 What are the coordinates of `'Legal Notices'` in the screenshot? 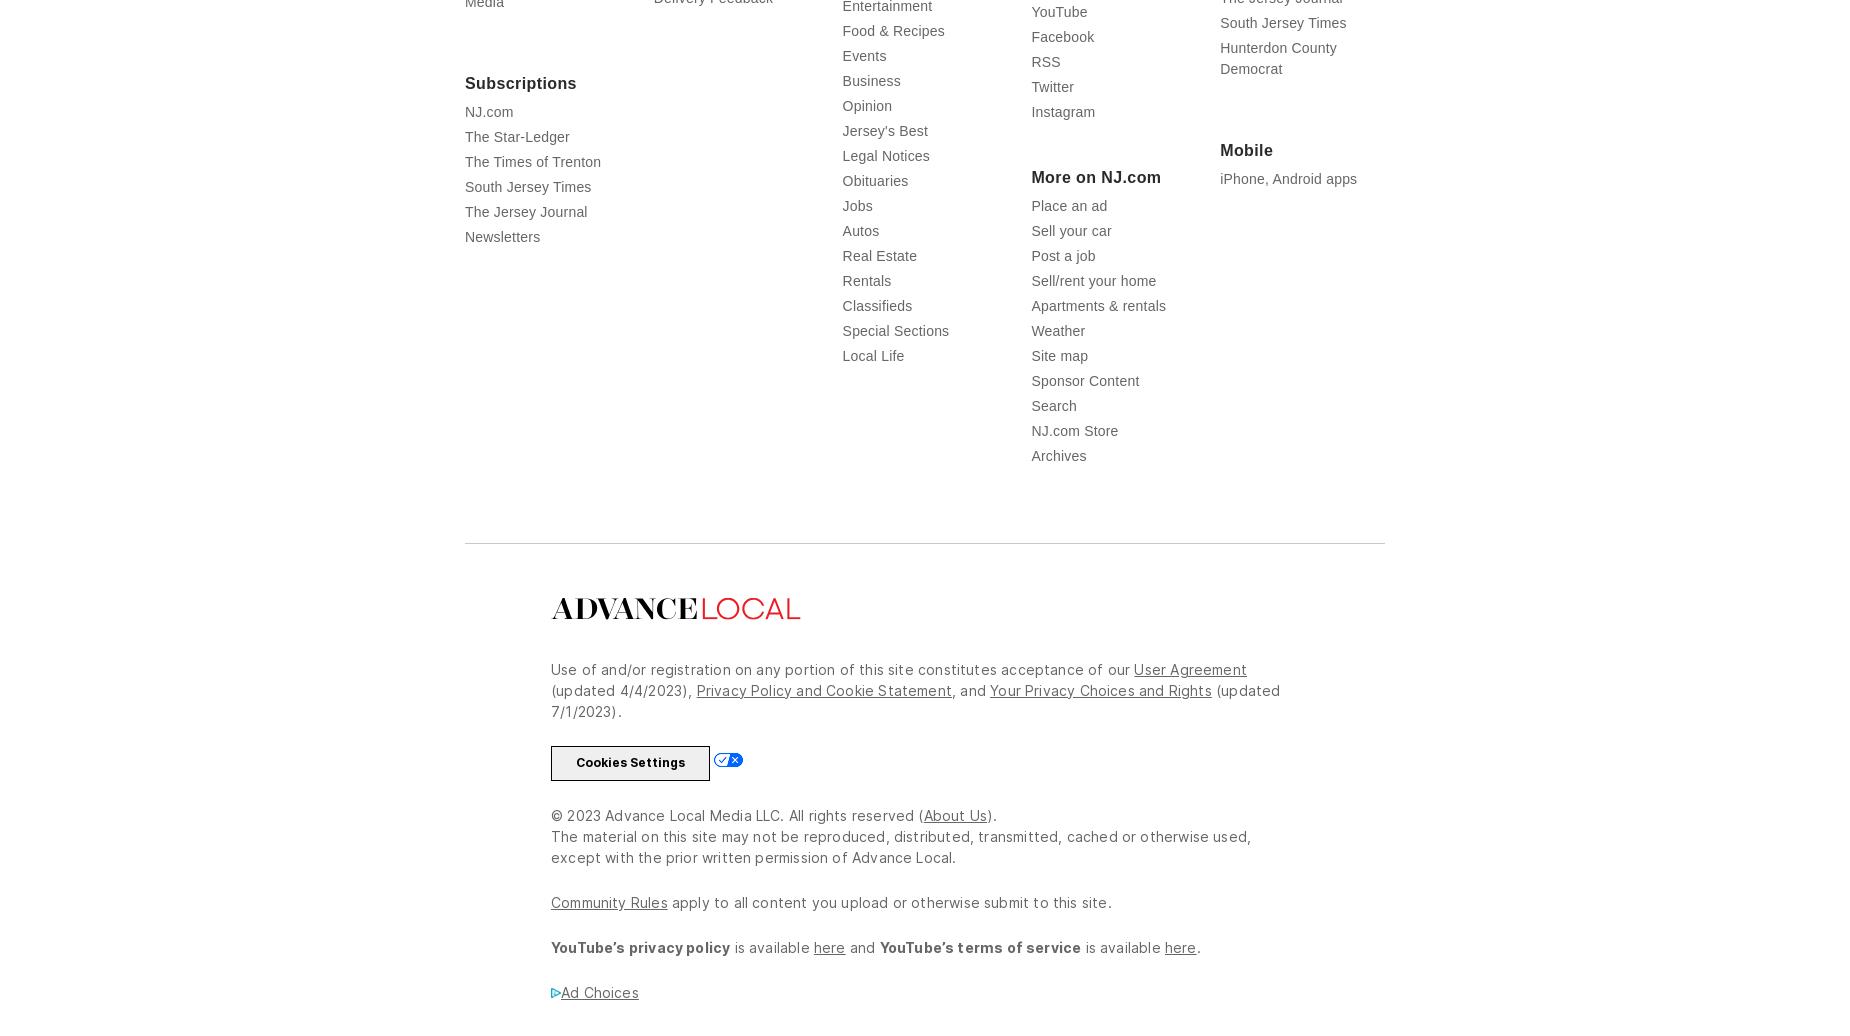 It's located at (885, 154).